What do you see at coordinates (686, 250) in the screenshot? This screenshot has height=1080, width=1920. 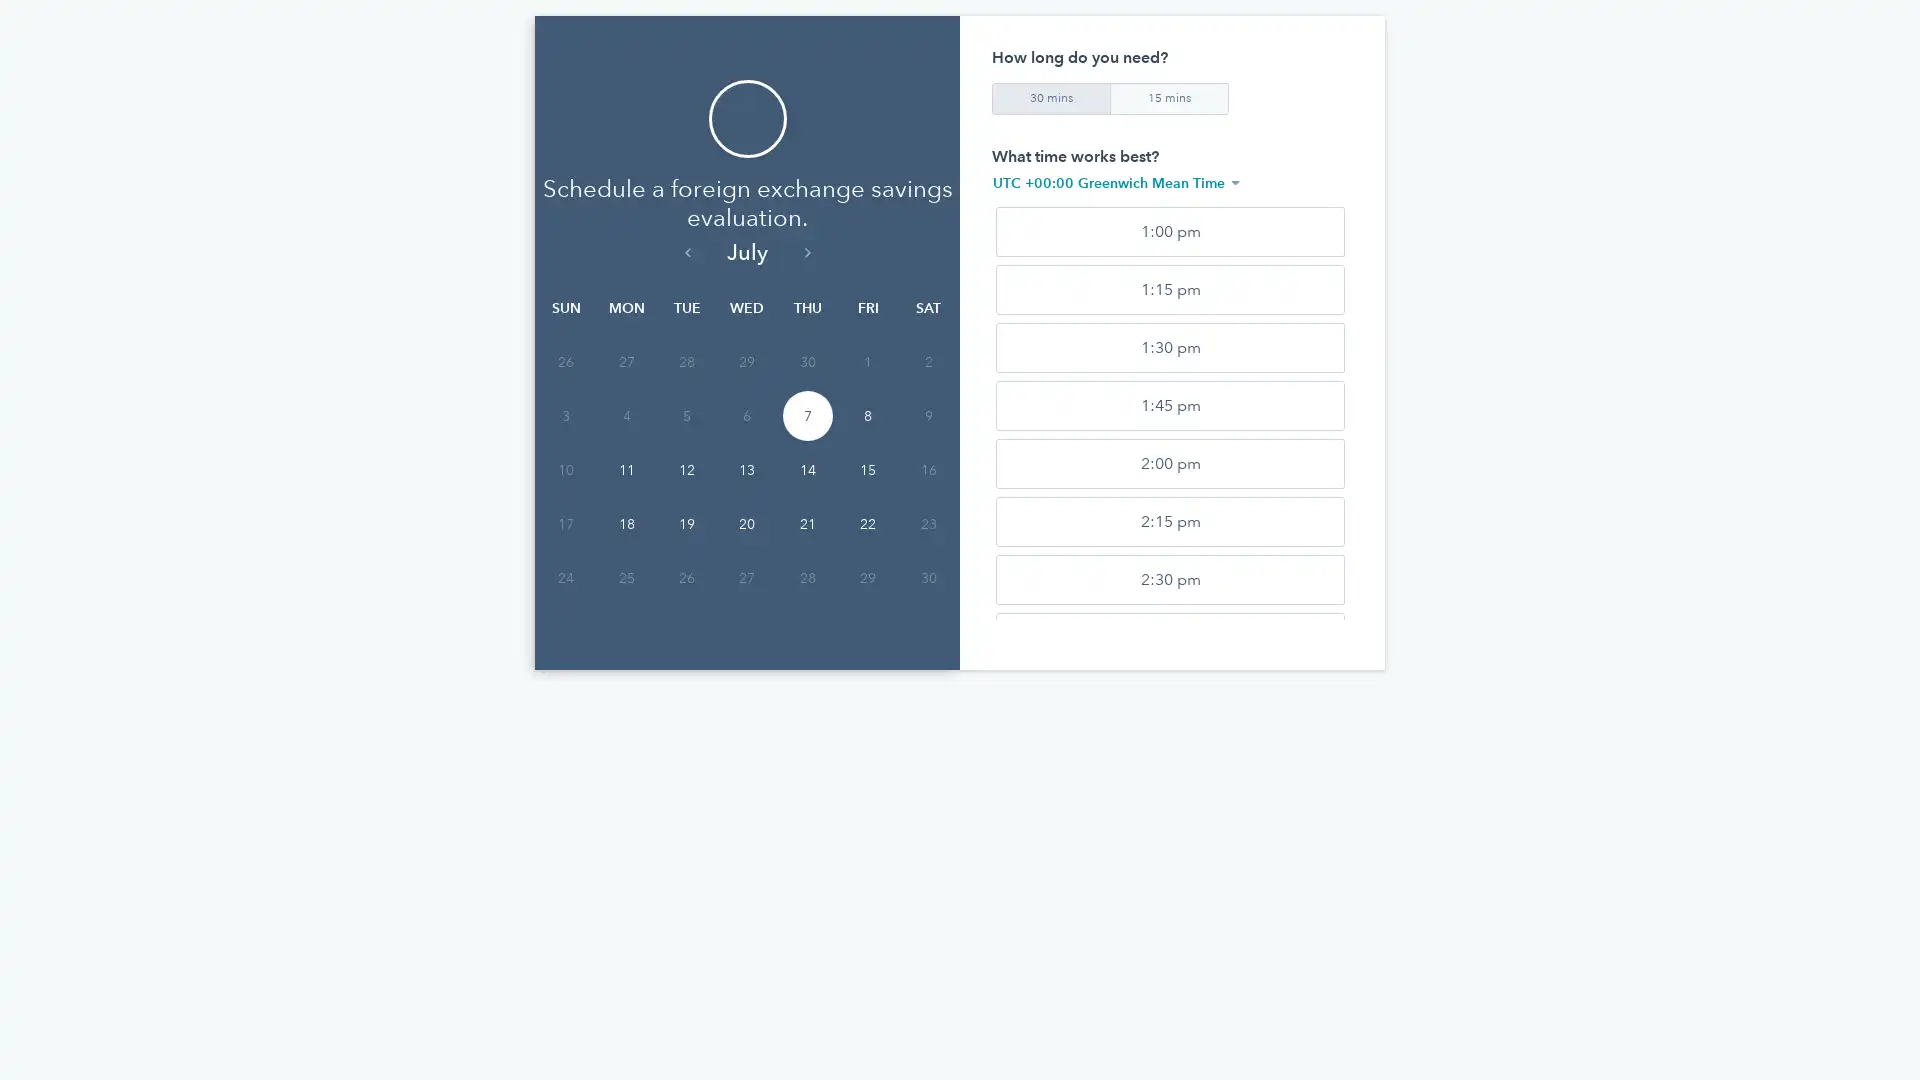 I see `View June` at bounding box center [686, 250].